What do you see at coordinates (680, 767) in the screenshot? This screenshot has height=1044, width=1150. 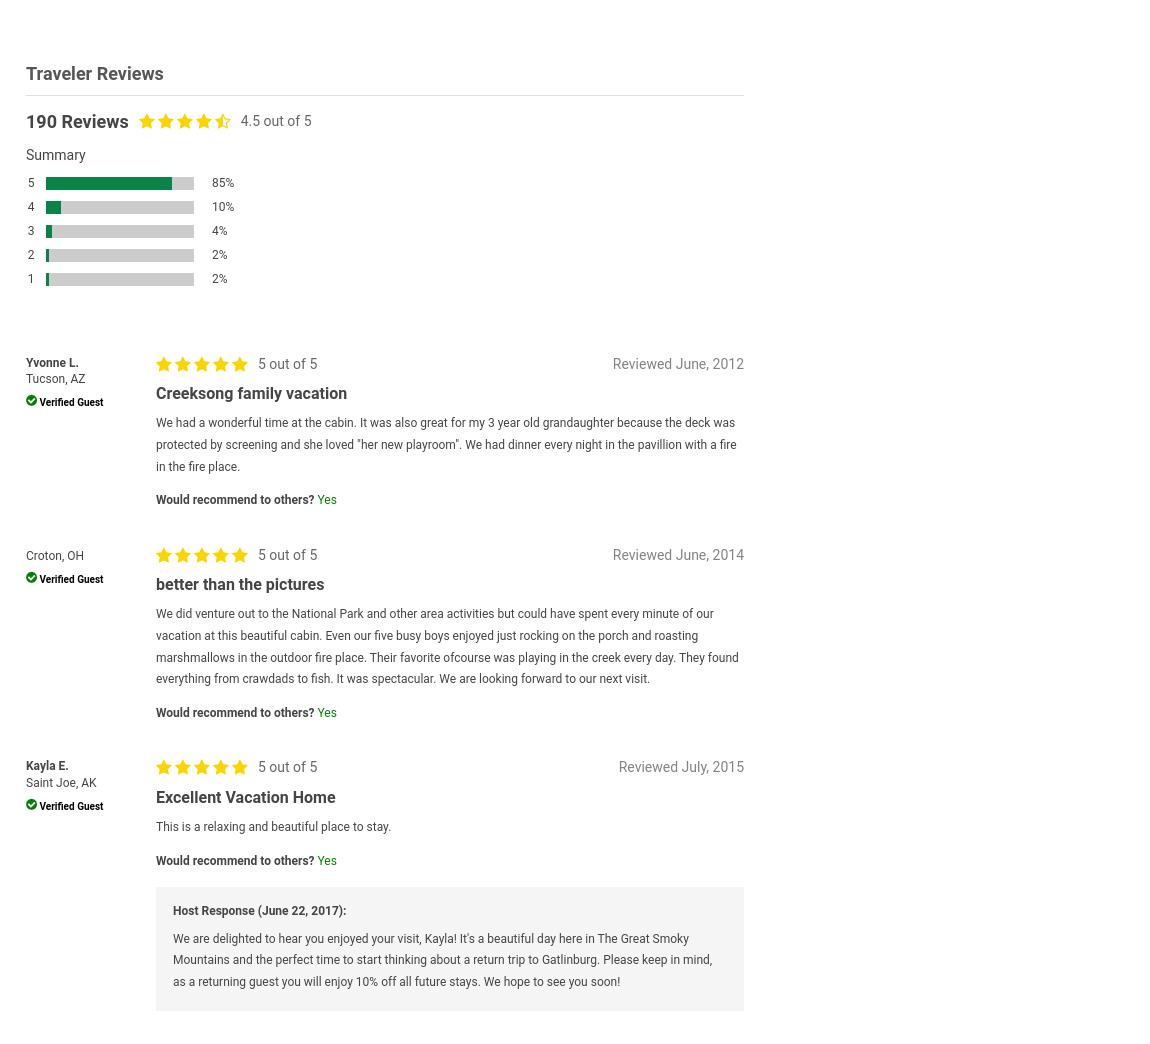 I see `'Reviewed July, 2015'` at bounding box center [680, 767].